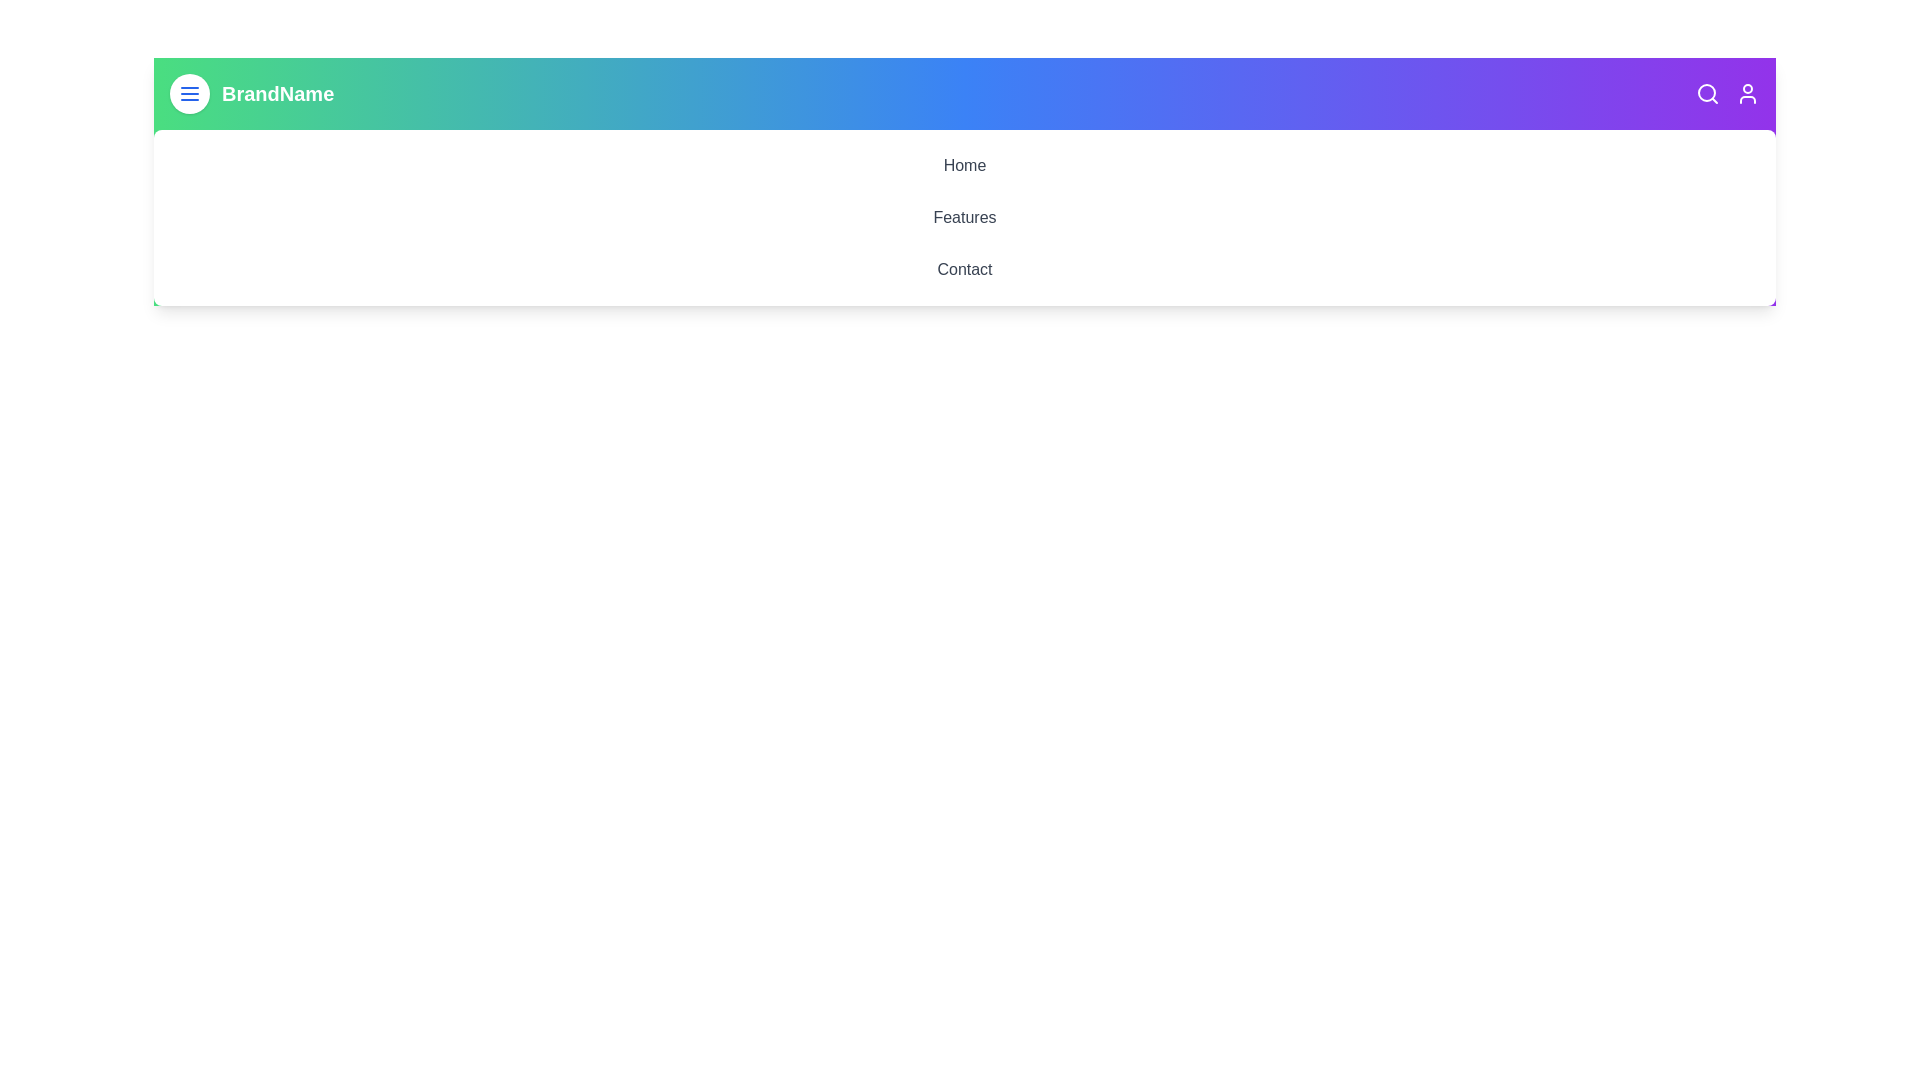 This screenshot has width=1920, height=1080. I want to click on the menu toggle button to toggle the menu visibility, so click(190, 93).